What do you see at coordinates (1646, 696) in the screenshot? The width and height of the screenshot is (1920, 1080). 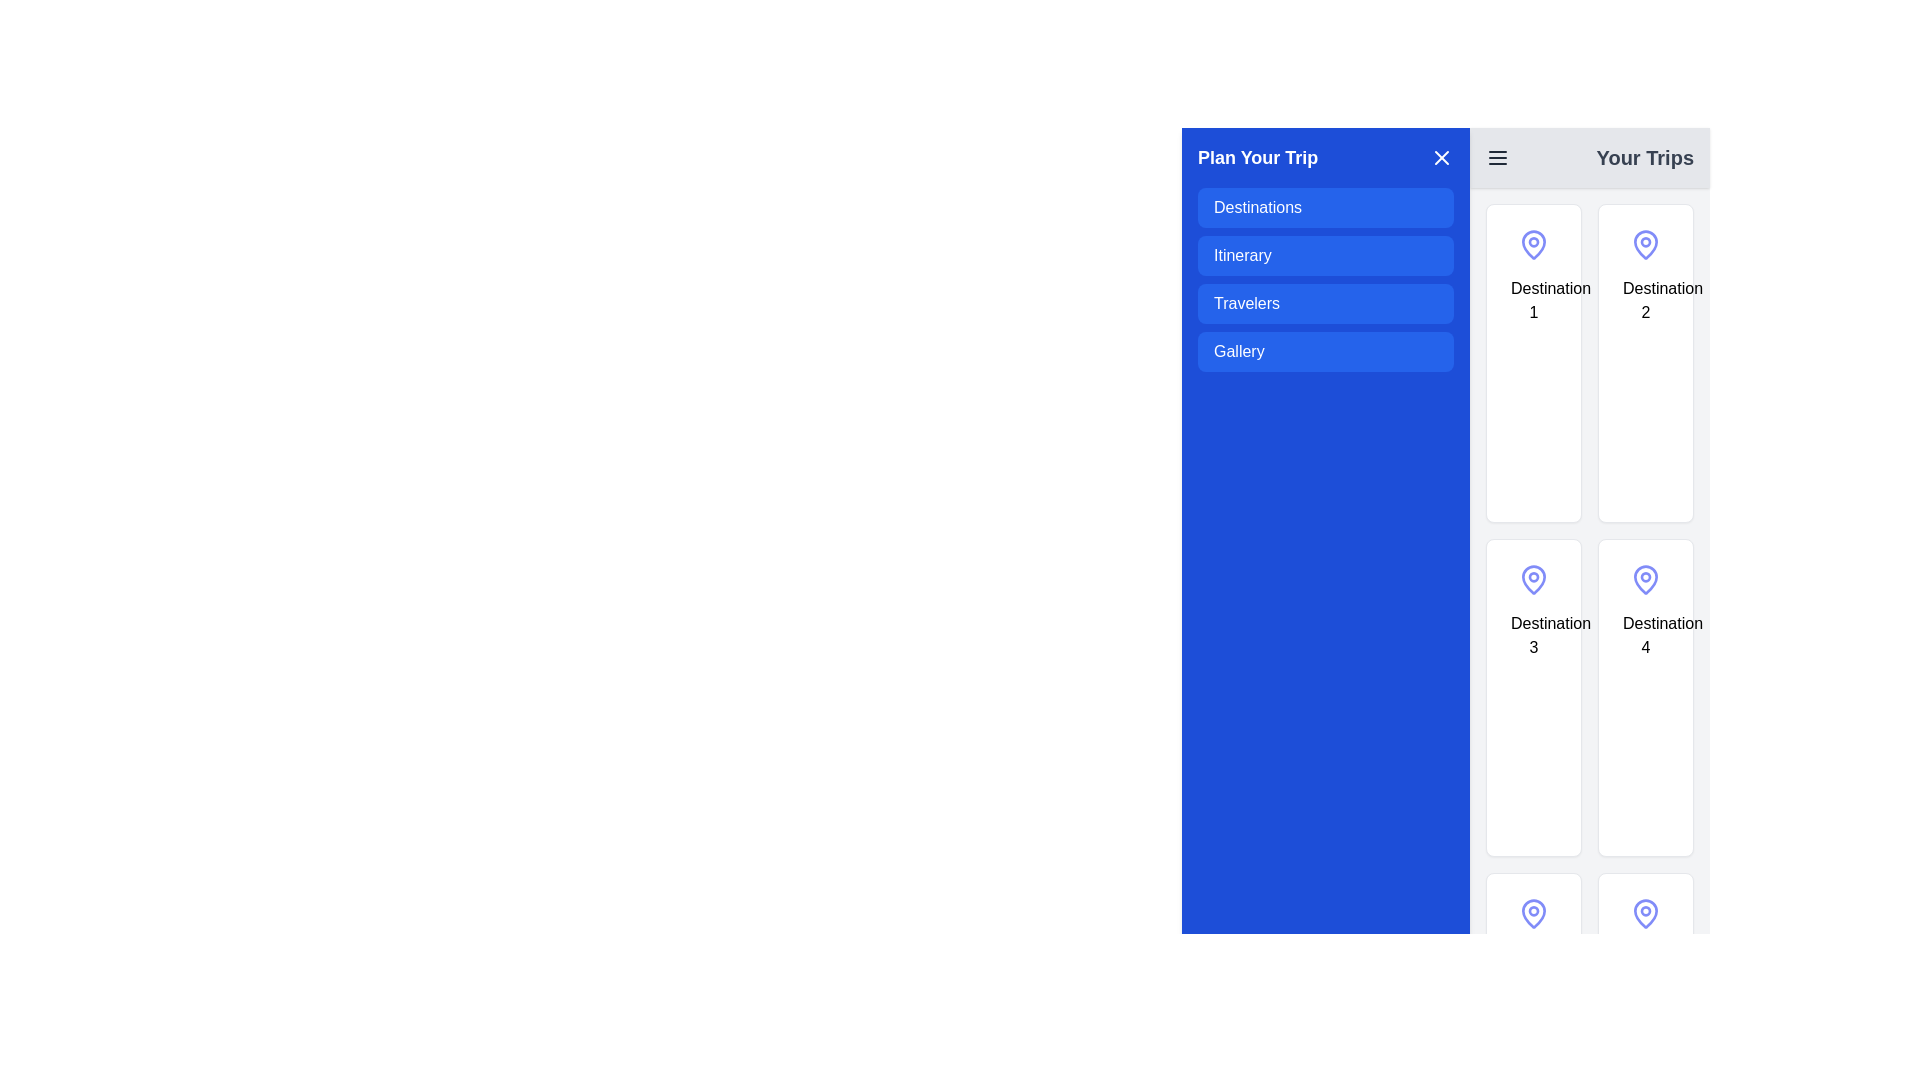 I see `the fourth destination card in the grid layout, positioned in the right column of the second row, to interact with it` at bounding box center [1646, 696].